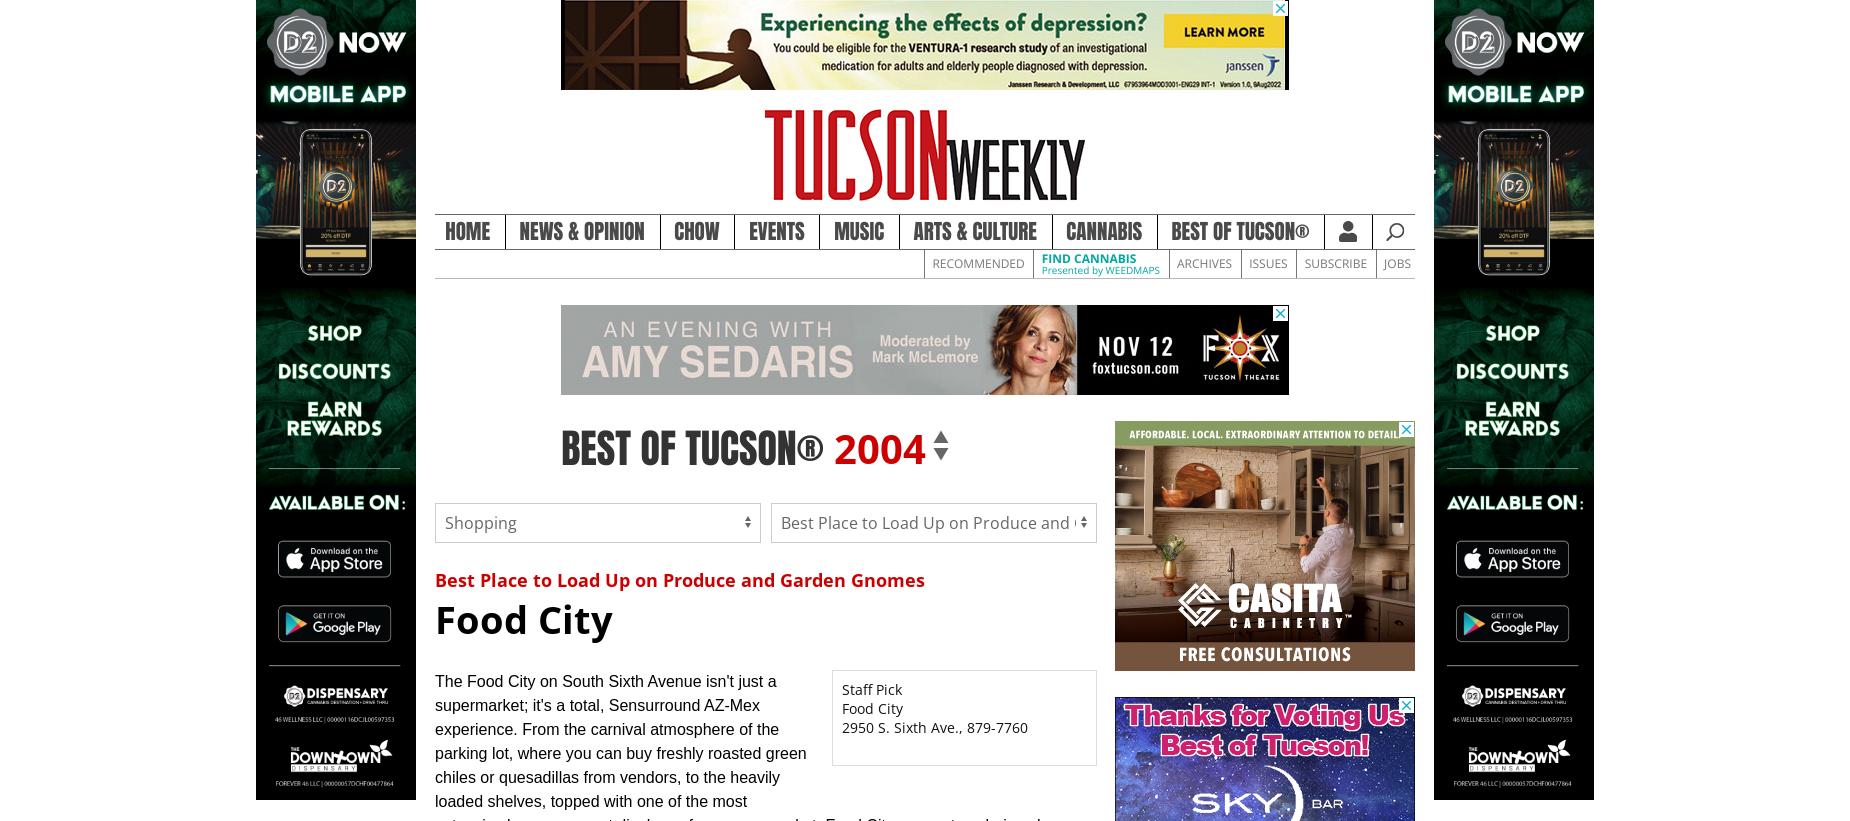 The width and height of the screenshot is (1850, 821). Describe the element at coordinates (1103, 231) in the screenshot. I see `'Cannabis'` at that location.